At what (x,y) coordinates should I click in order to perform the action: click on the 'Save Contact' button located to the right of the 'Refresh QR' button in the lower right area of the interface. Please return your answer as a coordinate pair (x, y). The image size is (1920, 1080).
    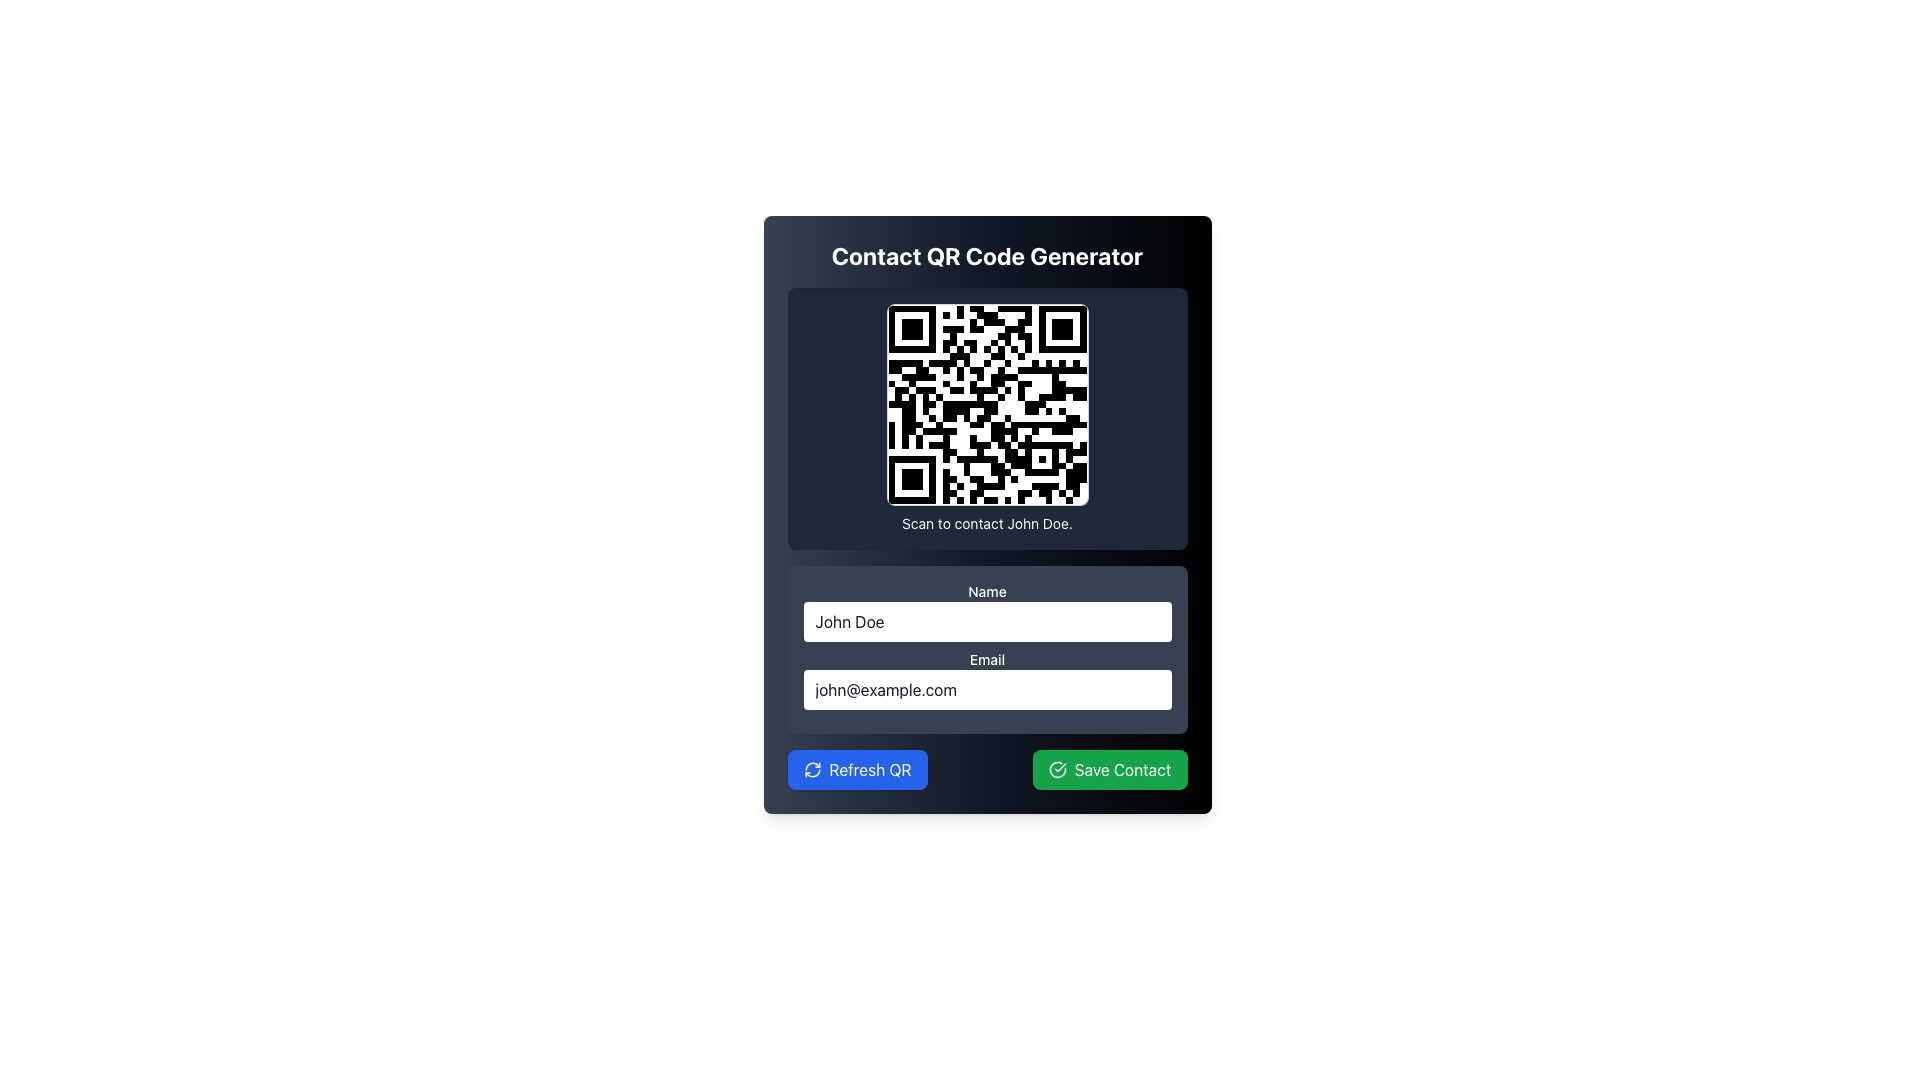
    Looking at the image, I should click on (1108, 769).